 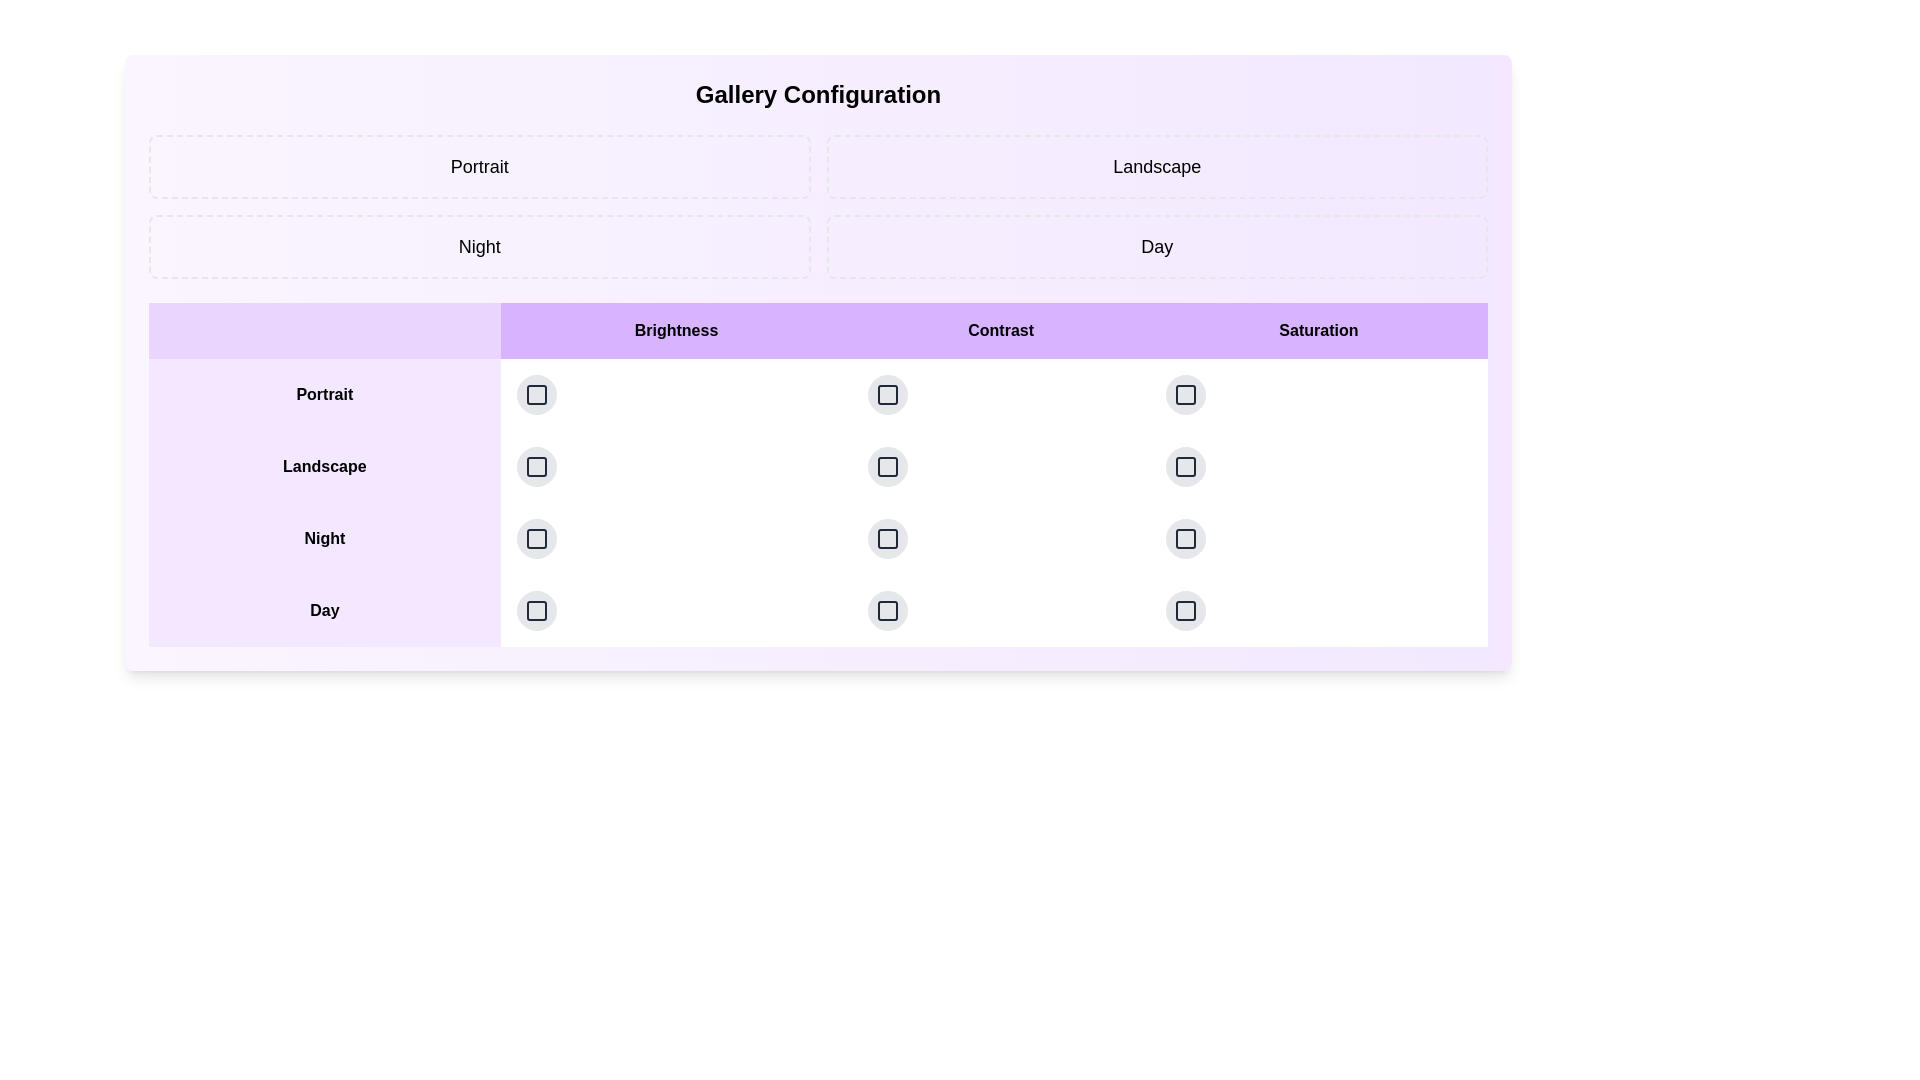 I want to click on the third checkbox in the 'Contrast' column, located in the bottom row labeled 'Day', so click(x=887, y=609).